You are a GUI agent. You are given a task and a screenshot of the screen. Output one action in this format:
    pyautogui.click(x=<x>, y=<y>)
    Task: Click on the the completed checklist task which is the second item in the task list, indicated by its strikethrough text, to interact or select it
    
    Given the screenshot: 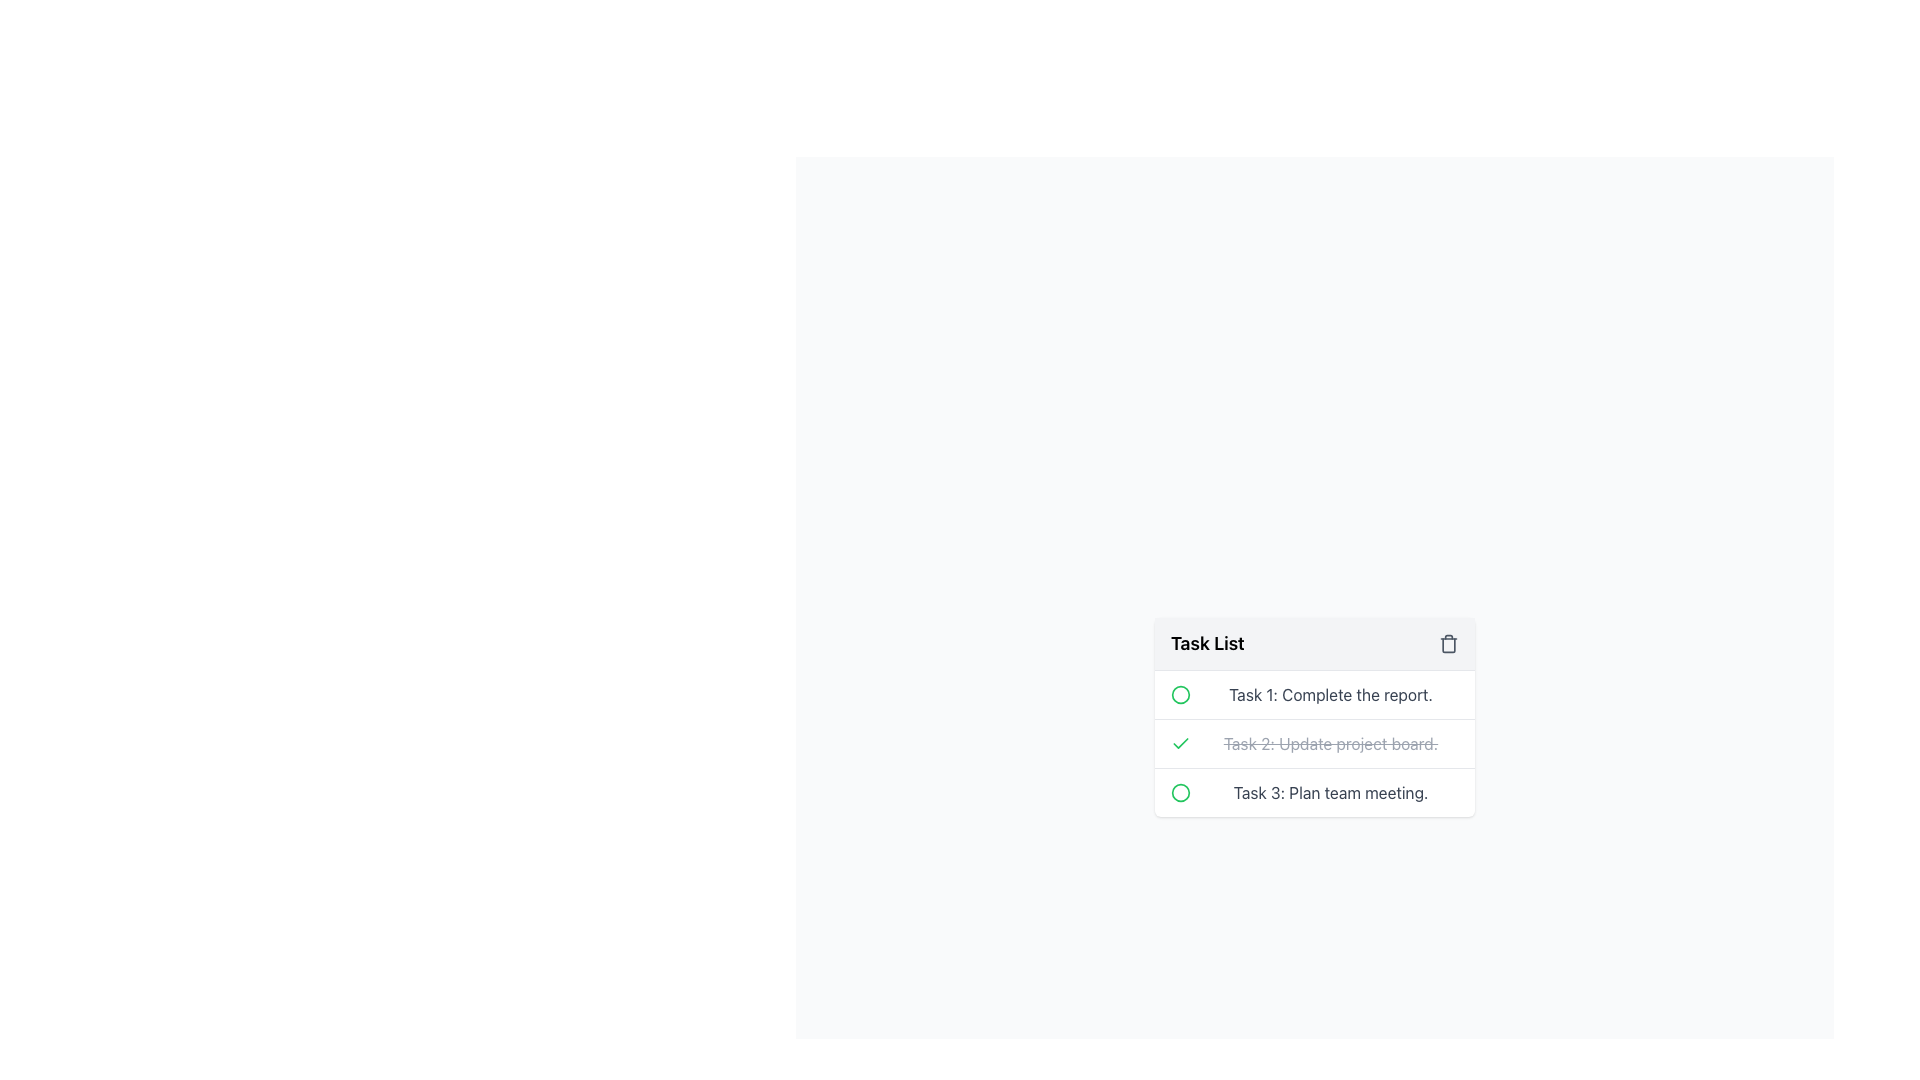 What is the action you would take?
    pyautogui.click(x=1315, y=744)
    